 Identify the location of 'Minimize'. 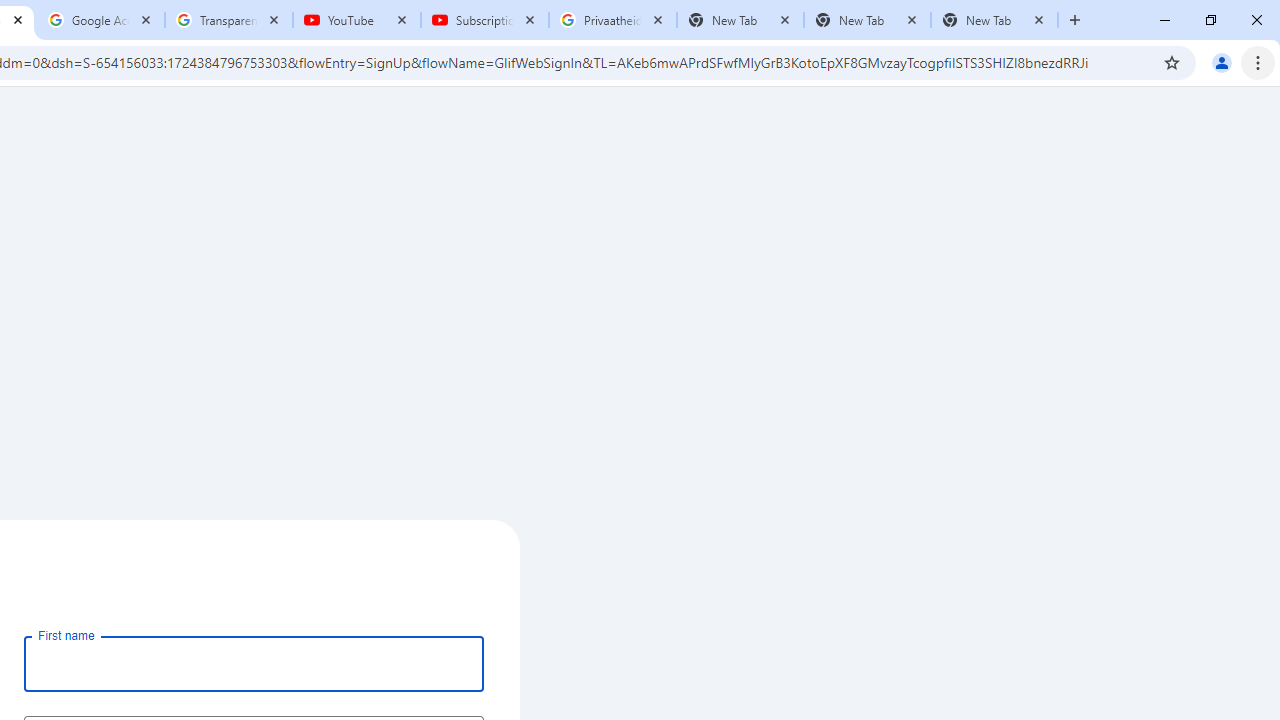
(1165, 20).